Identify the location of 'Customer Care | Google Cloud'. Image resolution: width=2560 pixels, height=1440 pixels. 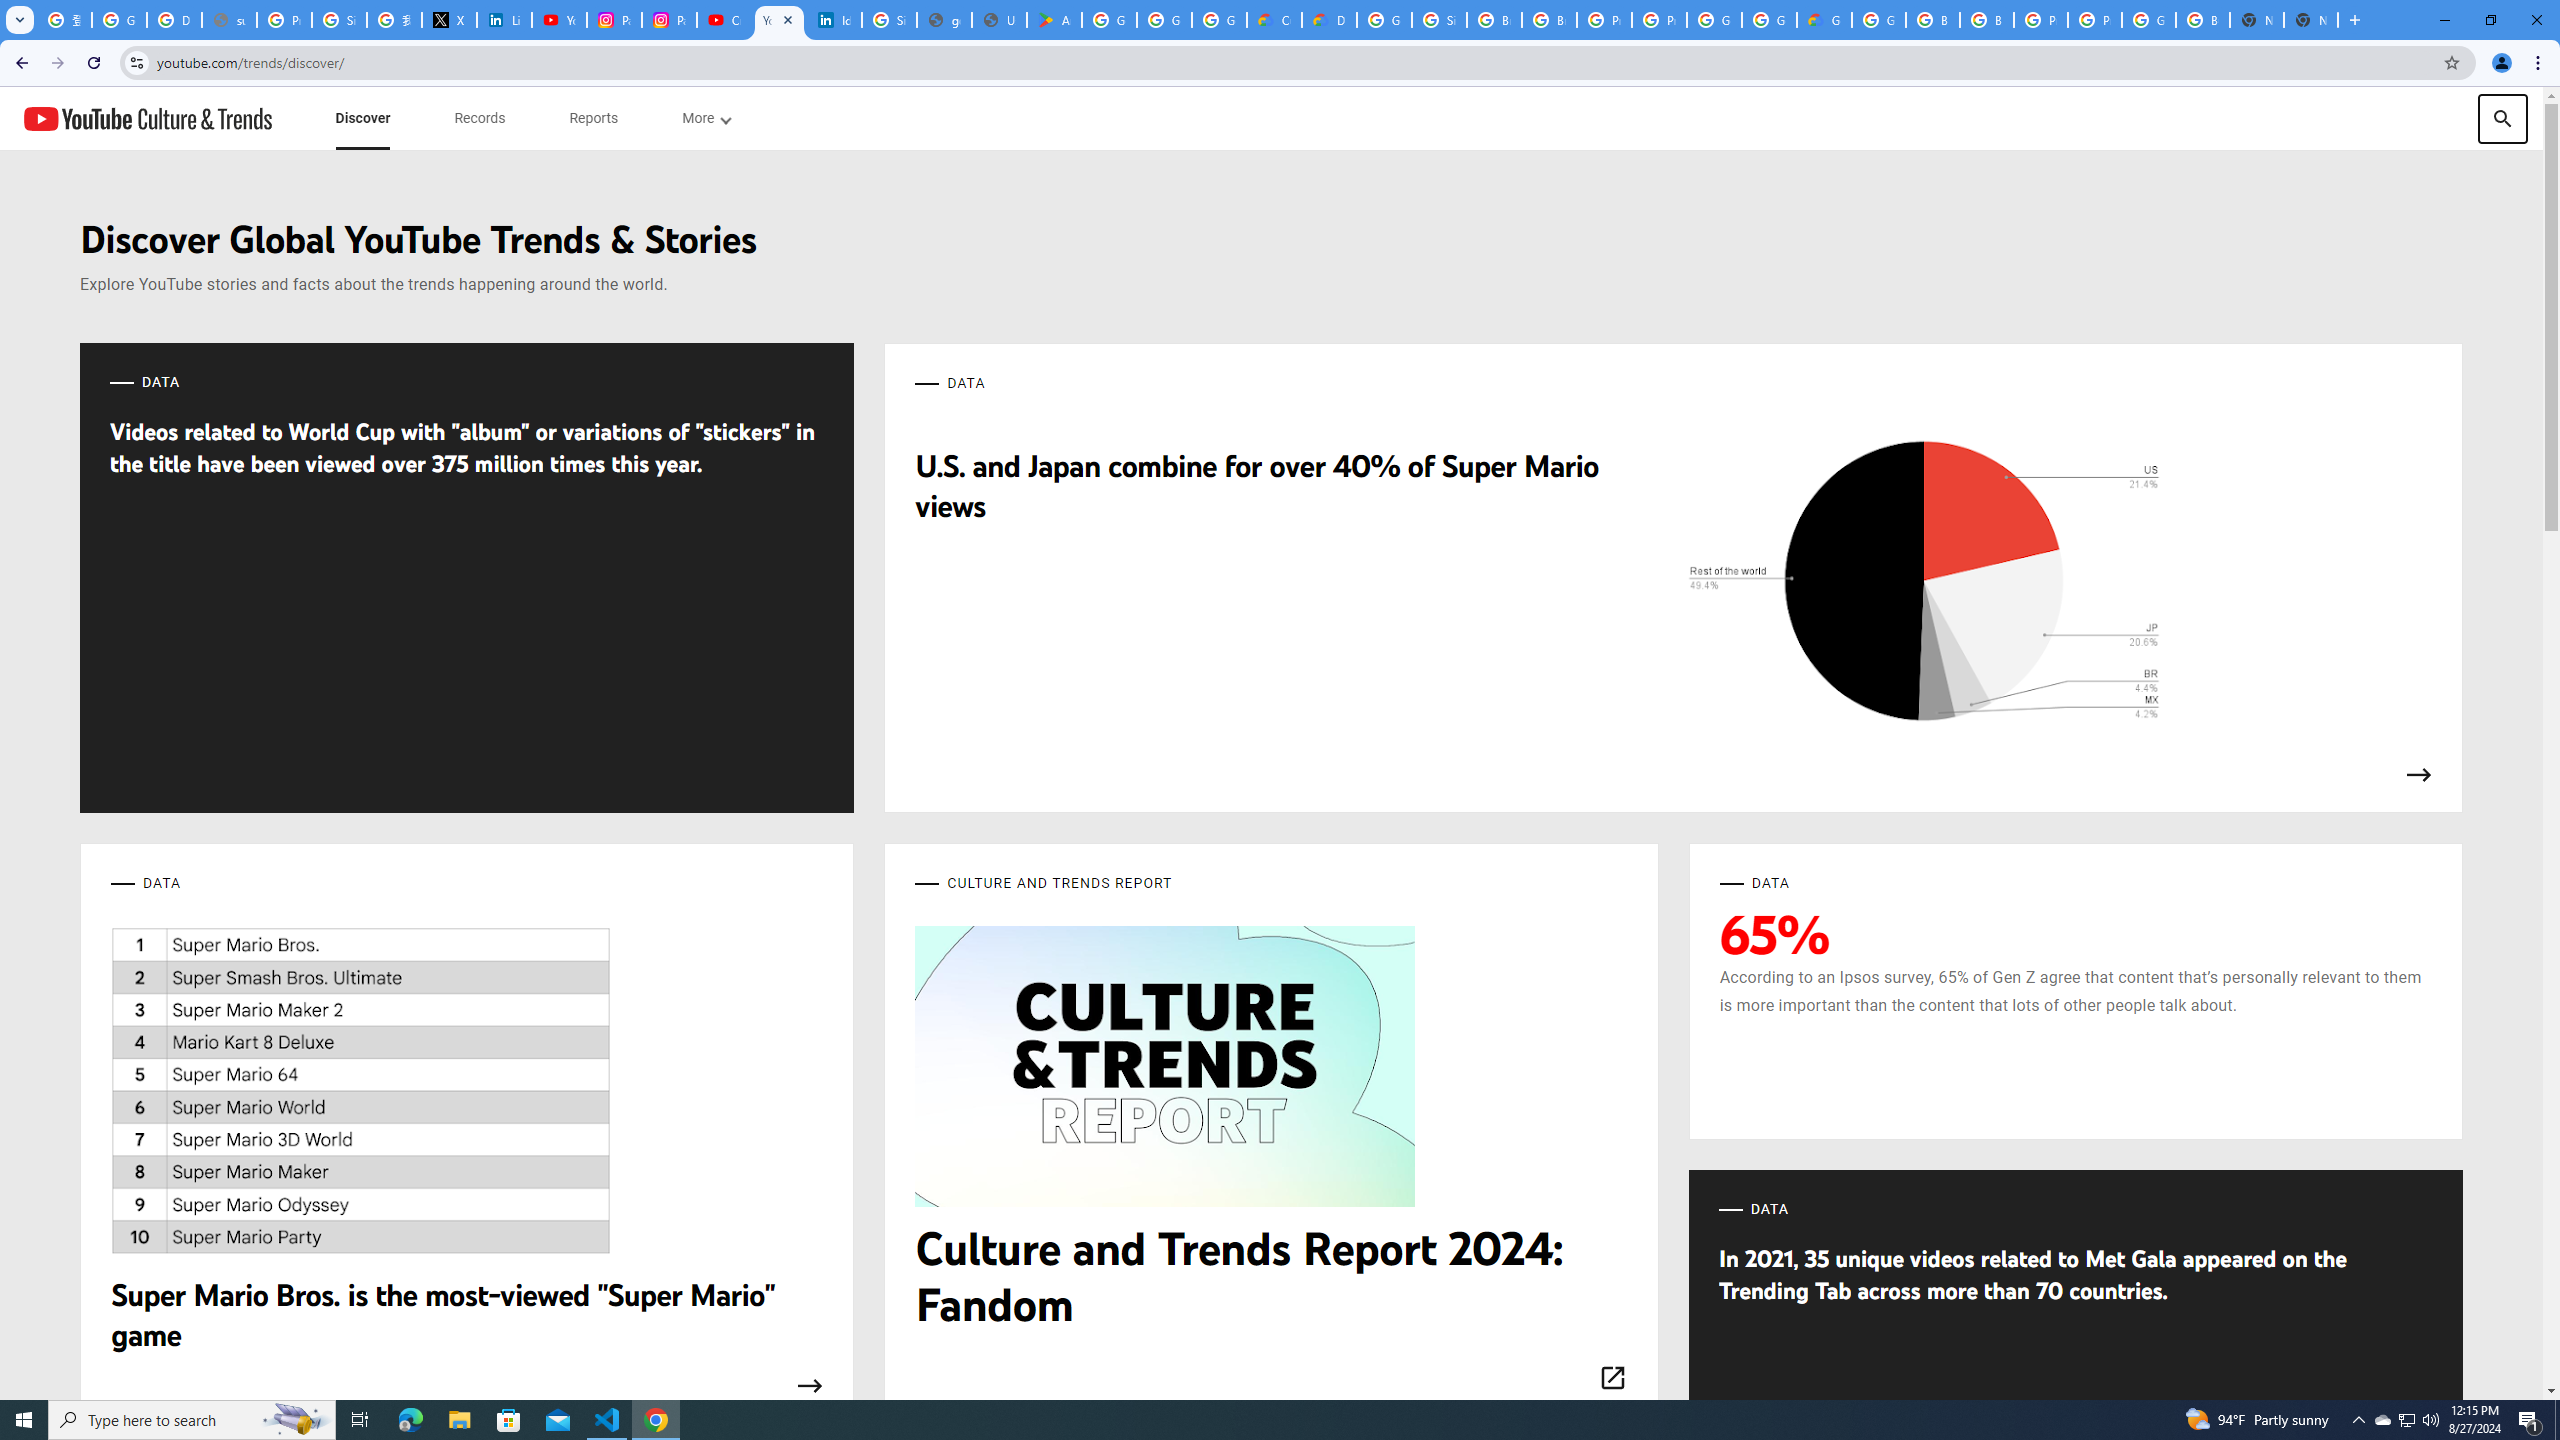
(1273, 19).